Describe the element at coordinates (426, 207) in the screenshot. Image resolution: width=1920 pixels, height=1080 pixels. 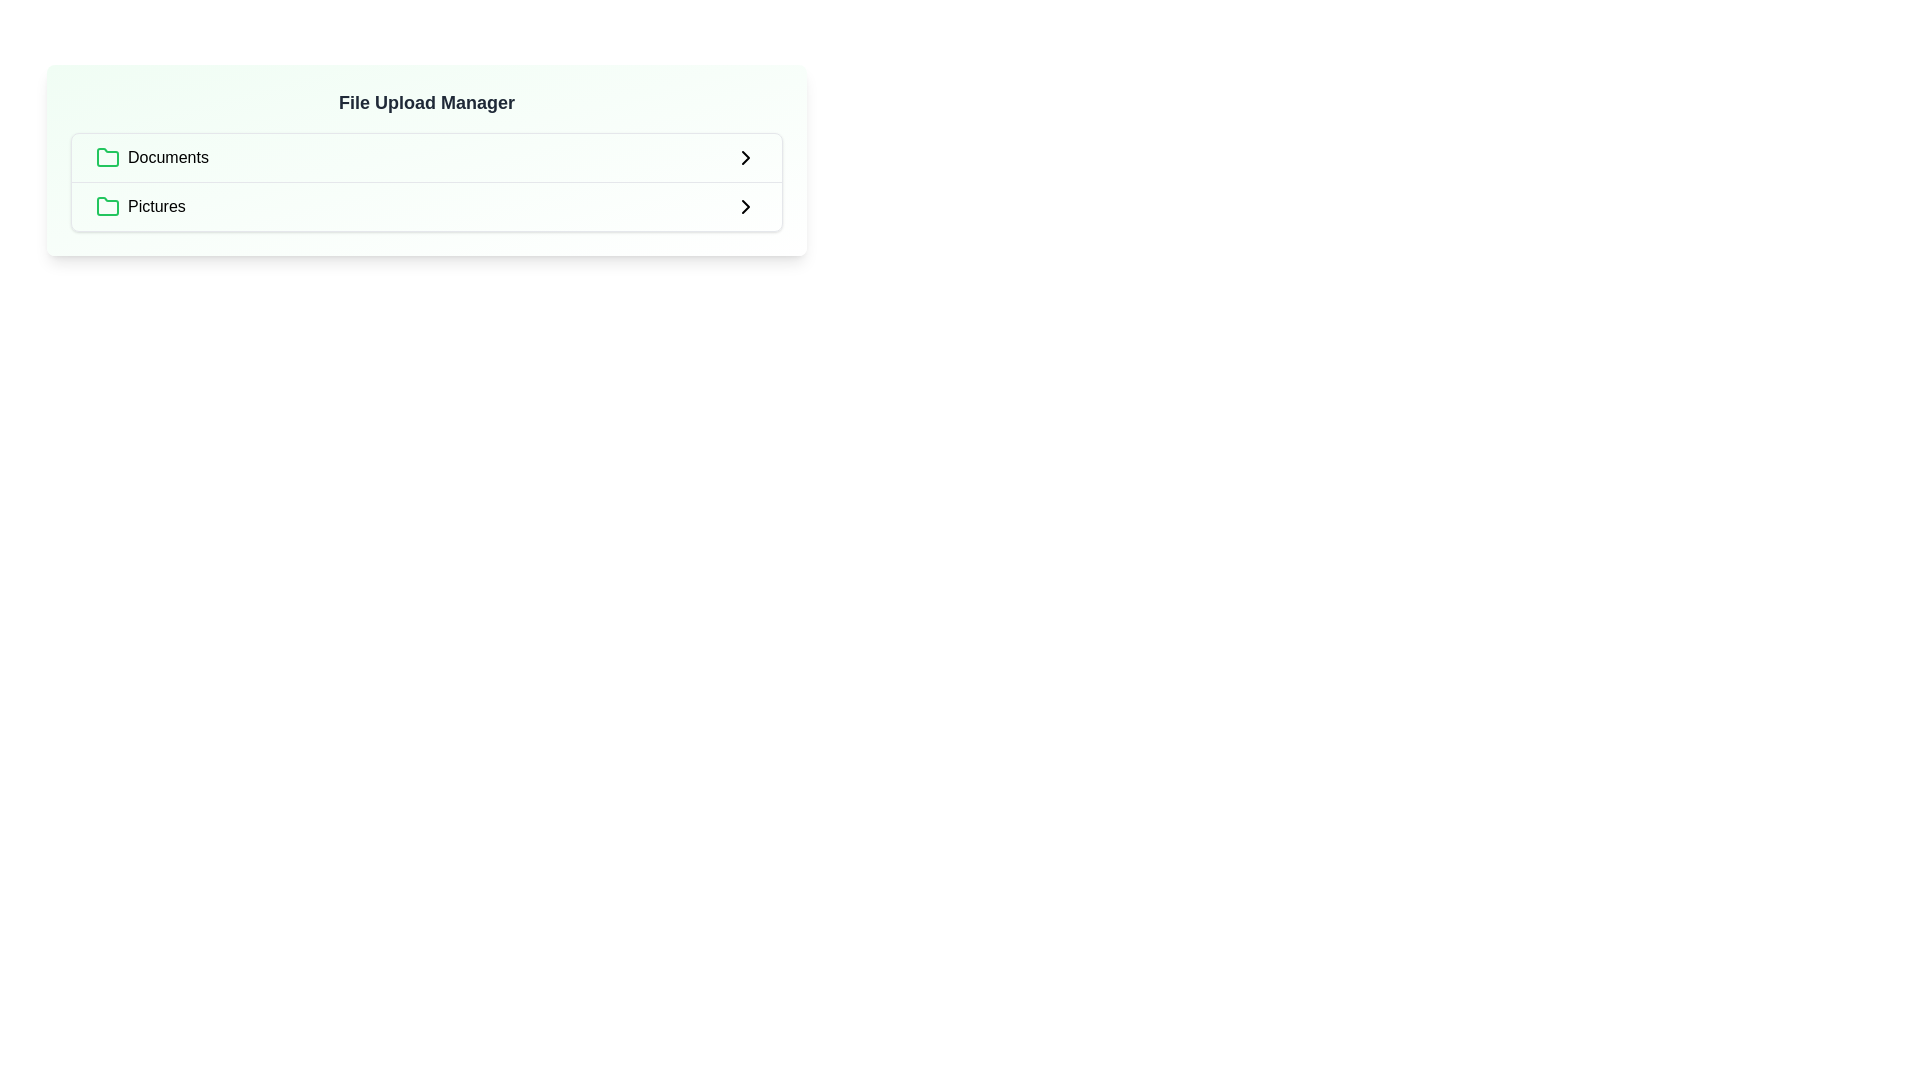
I see `the 'Pictures' folder row item located` at that location.